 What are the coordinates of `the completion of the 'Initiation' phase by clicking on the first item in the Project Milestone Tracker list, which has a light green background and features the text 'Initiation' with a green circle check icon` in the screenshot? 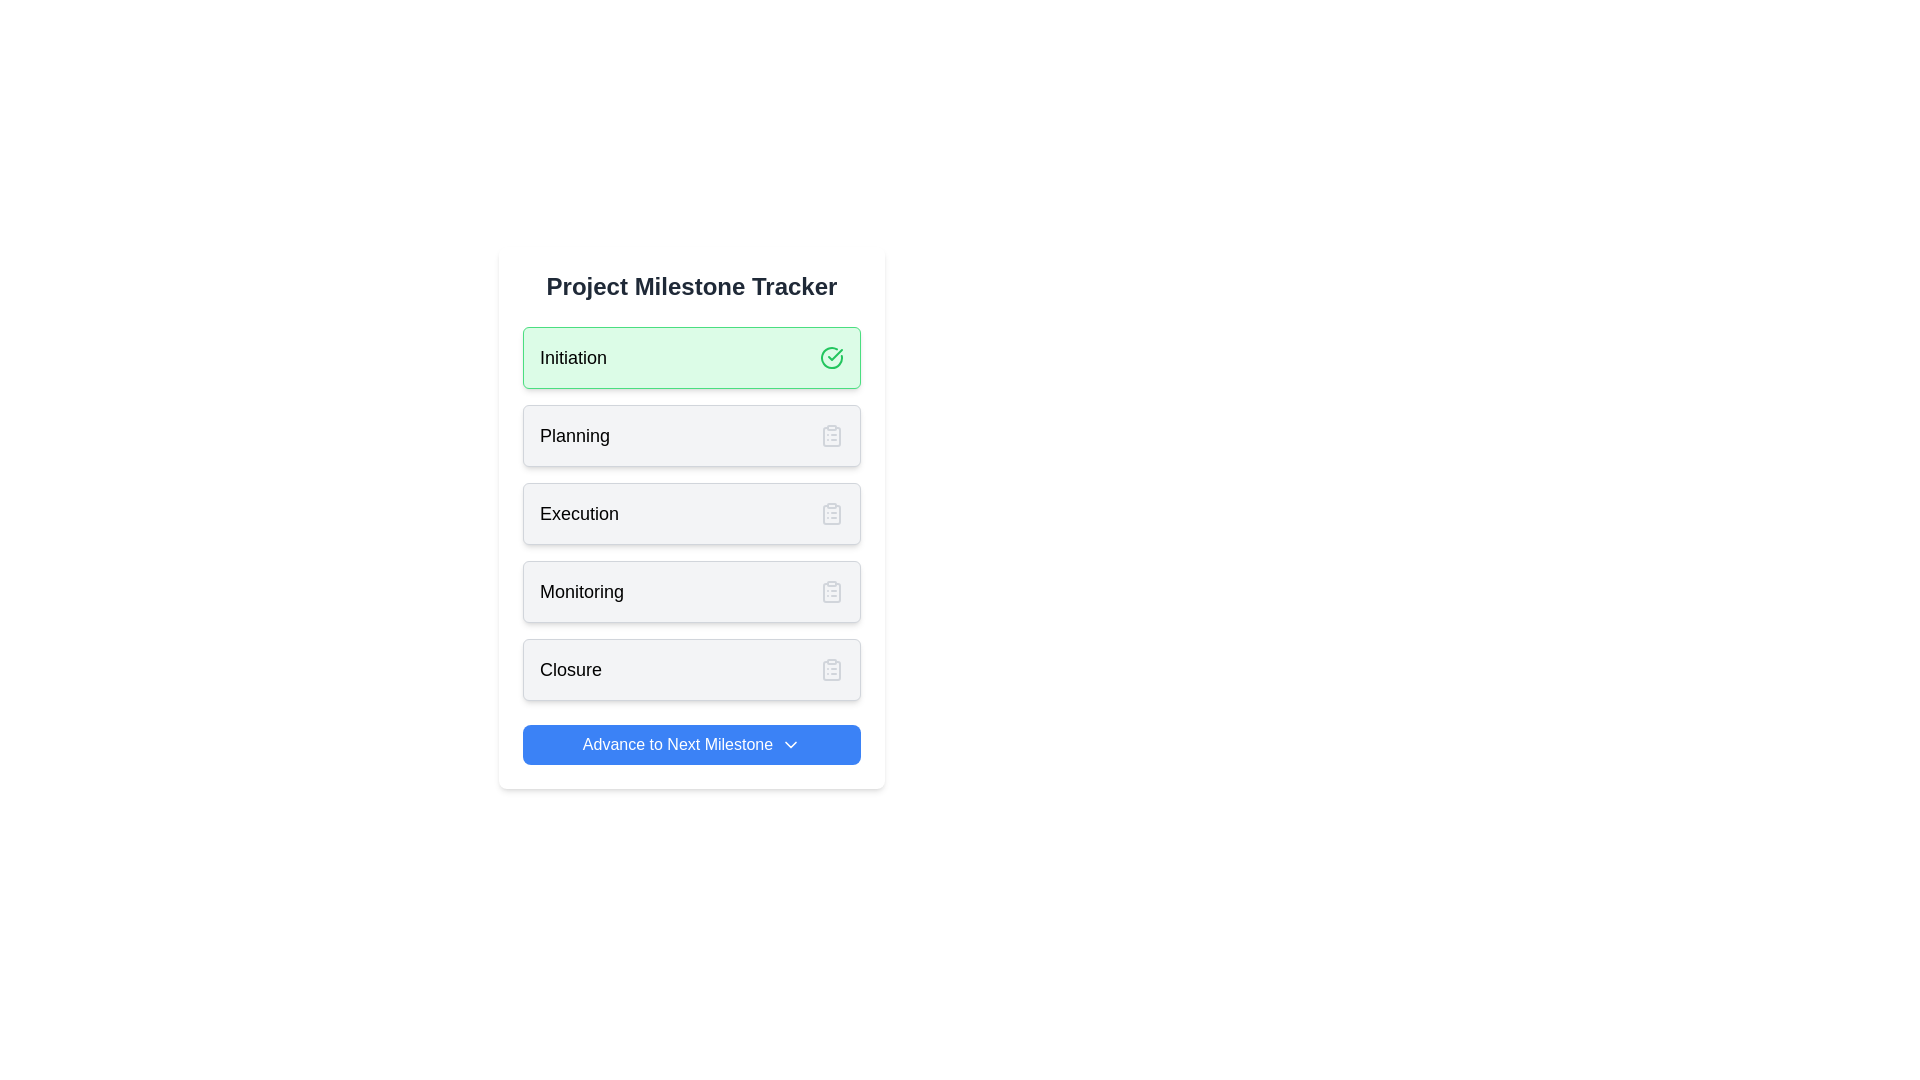 It's located at (691, 357).